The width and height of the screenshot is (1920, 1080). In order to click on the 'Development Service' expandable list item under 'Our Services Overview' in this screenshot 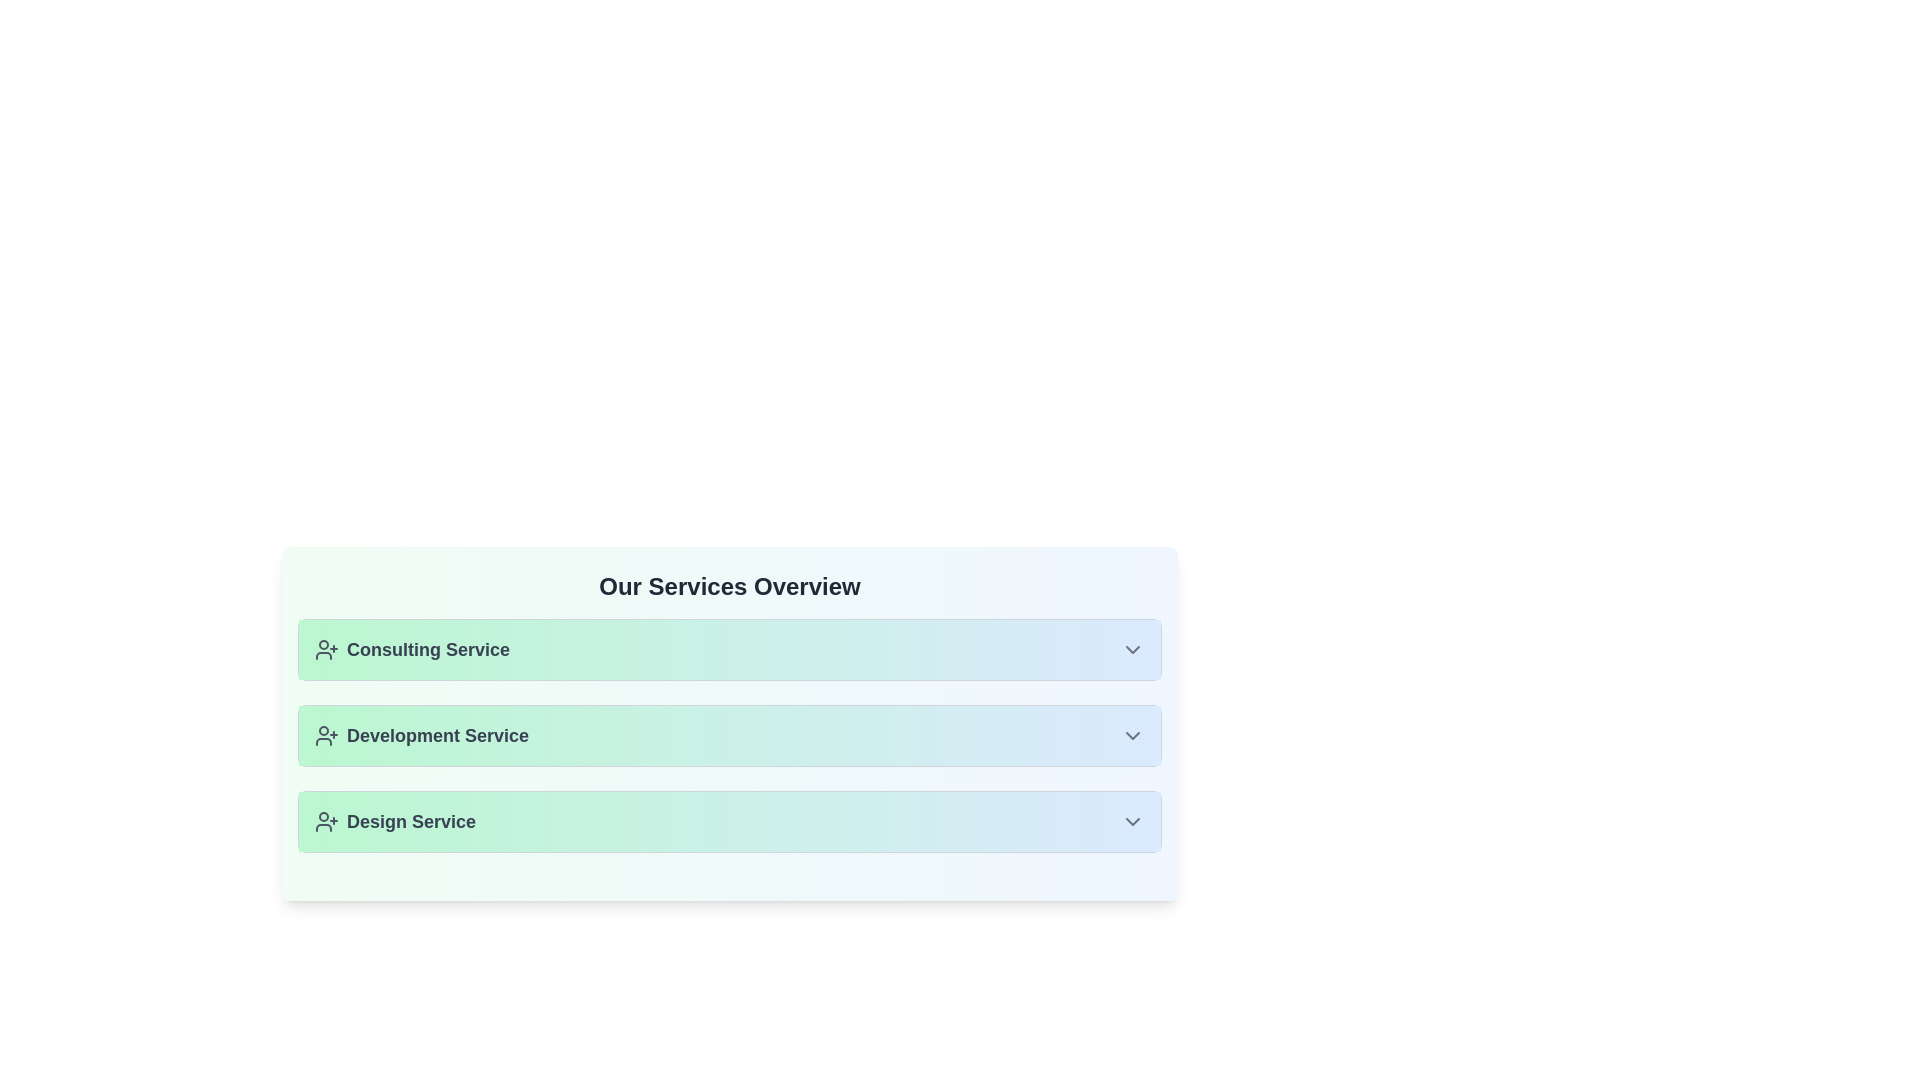, I will do `click(728, 724)`.